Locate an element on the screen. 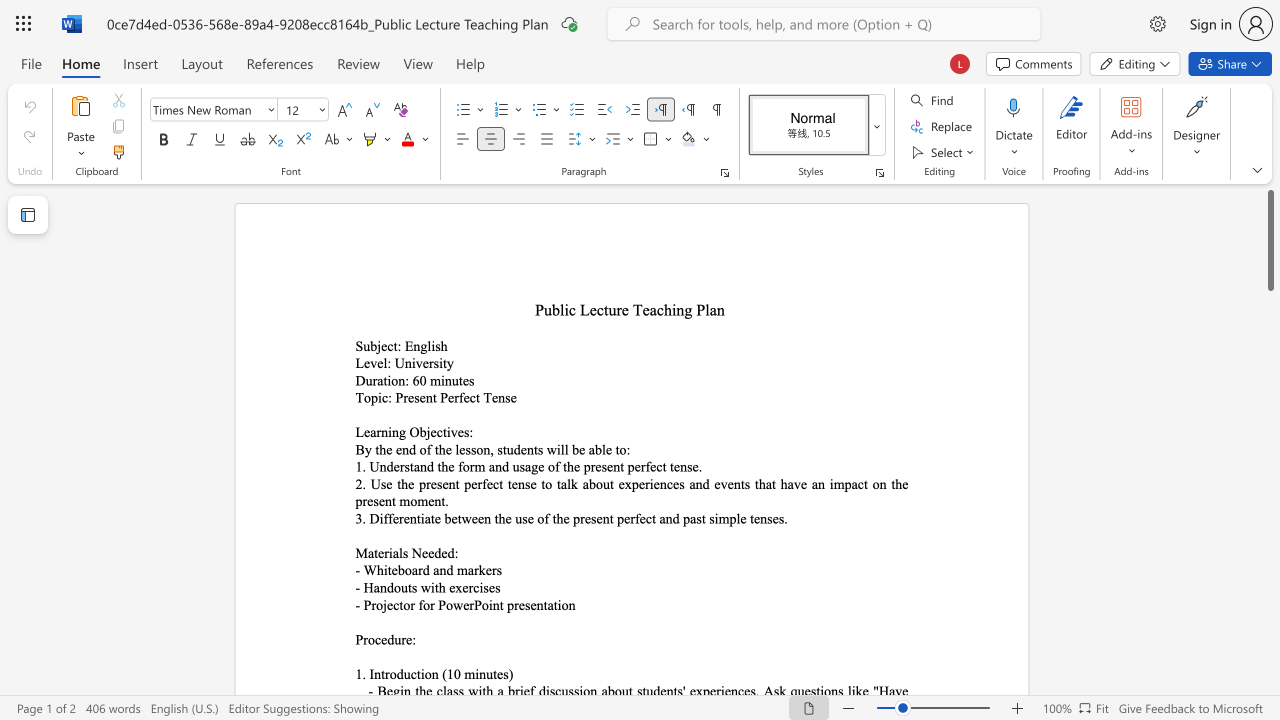 The image size is (1280, 720). the right-hand scrollbar to descend the page is located at coordinates (1269, 490).